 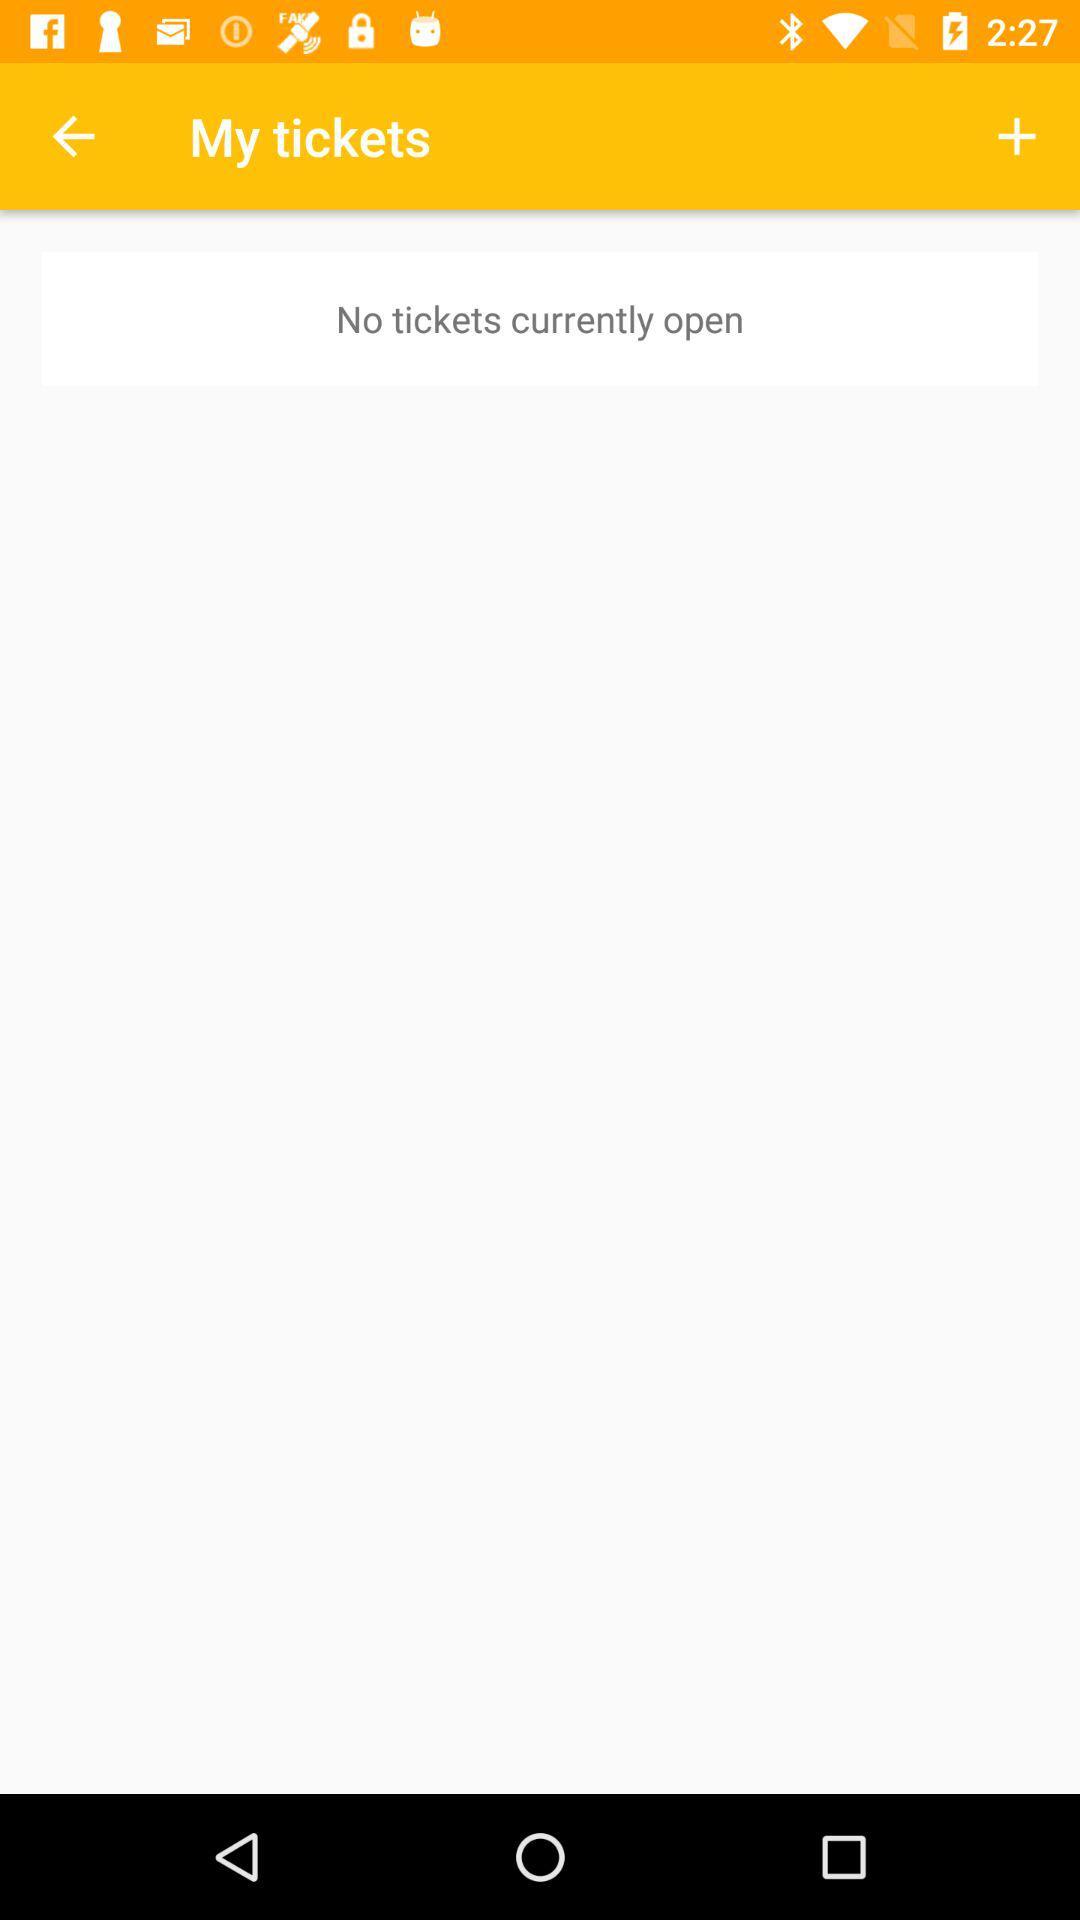 I want to click on item next to my tickets, so click(x=72, y=135).